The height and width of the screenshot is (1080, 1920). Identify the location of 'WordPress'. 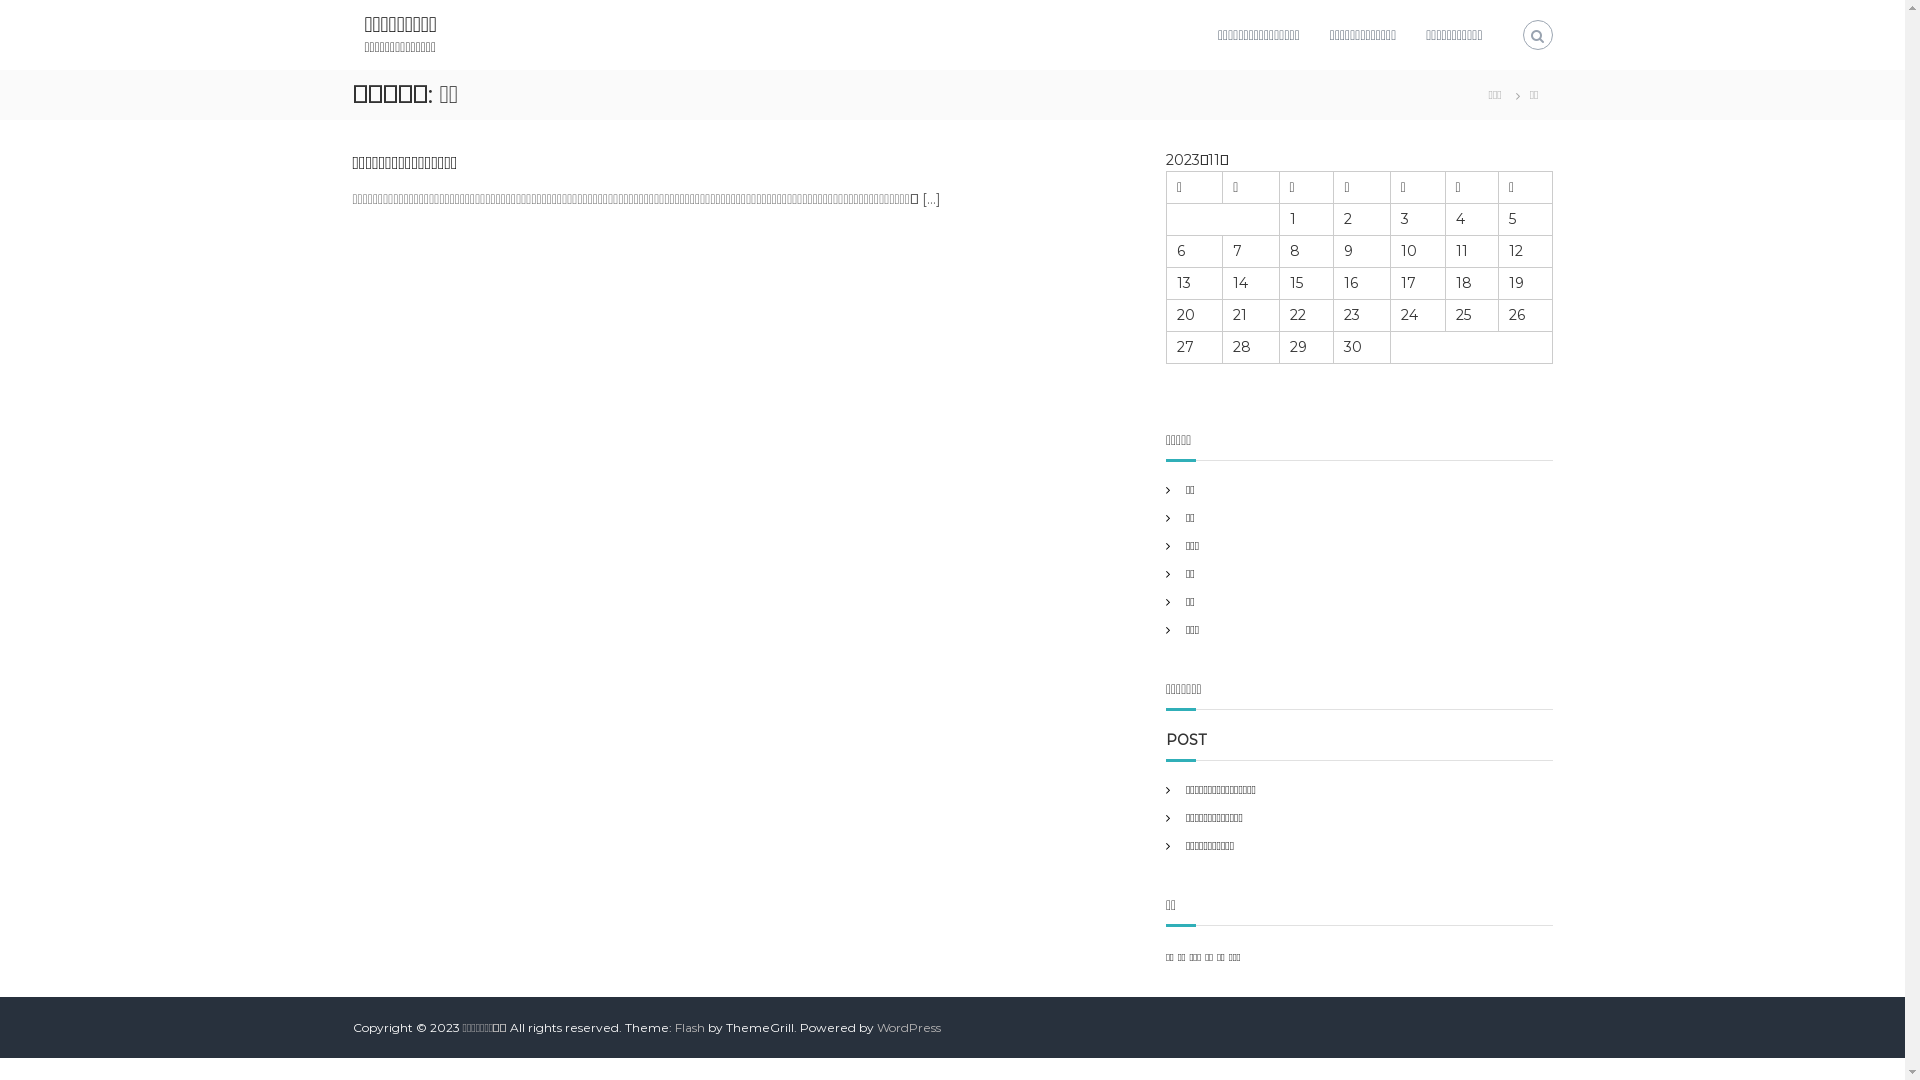
(877, 1027).